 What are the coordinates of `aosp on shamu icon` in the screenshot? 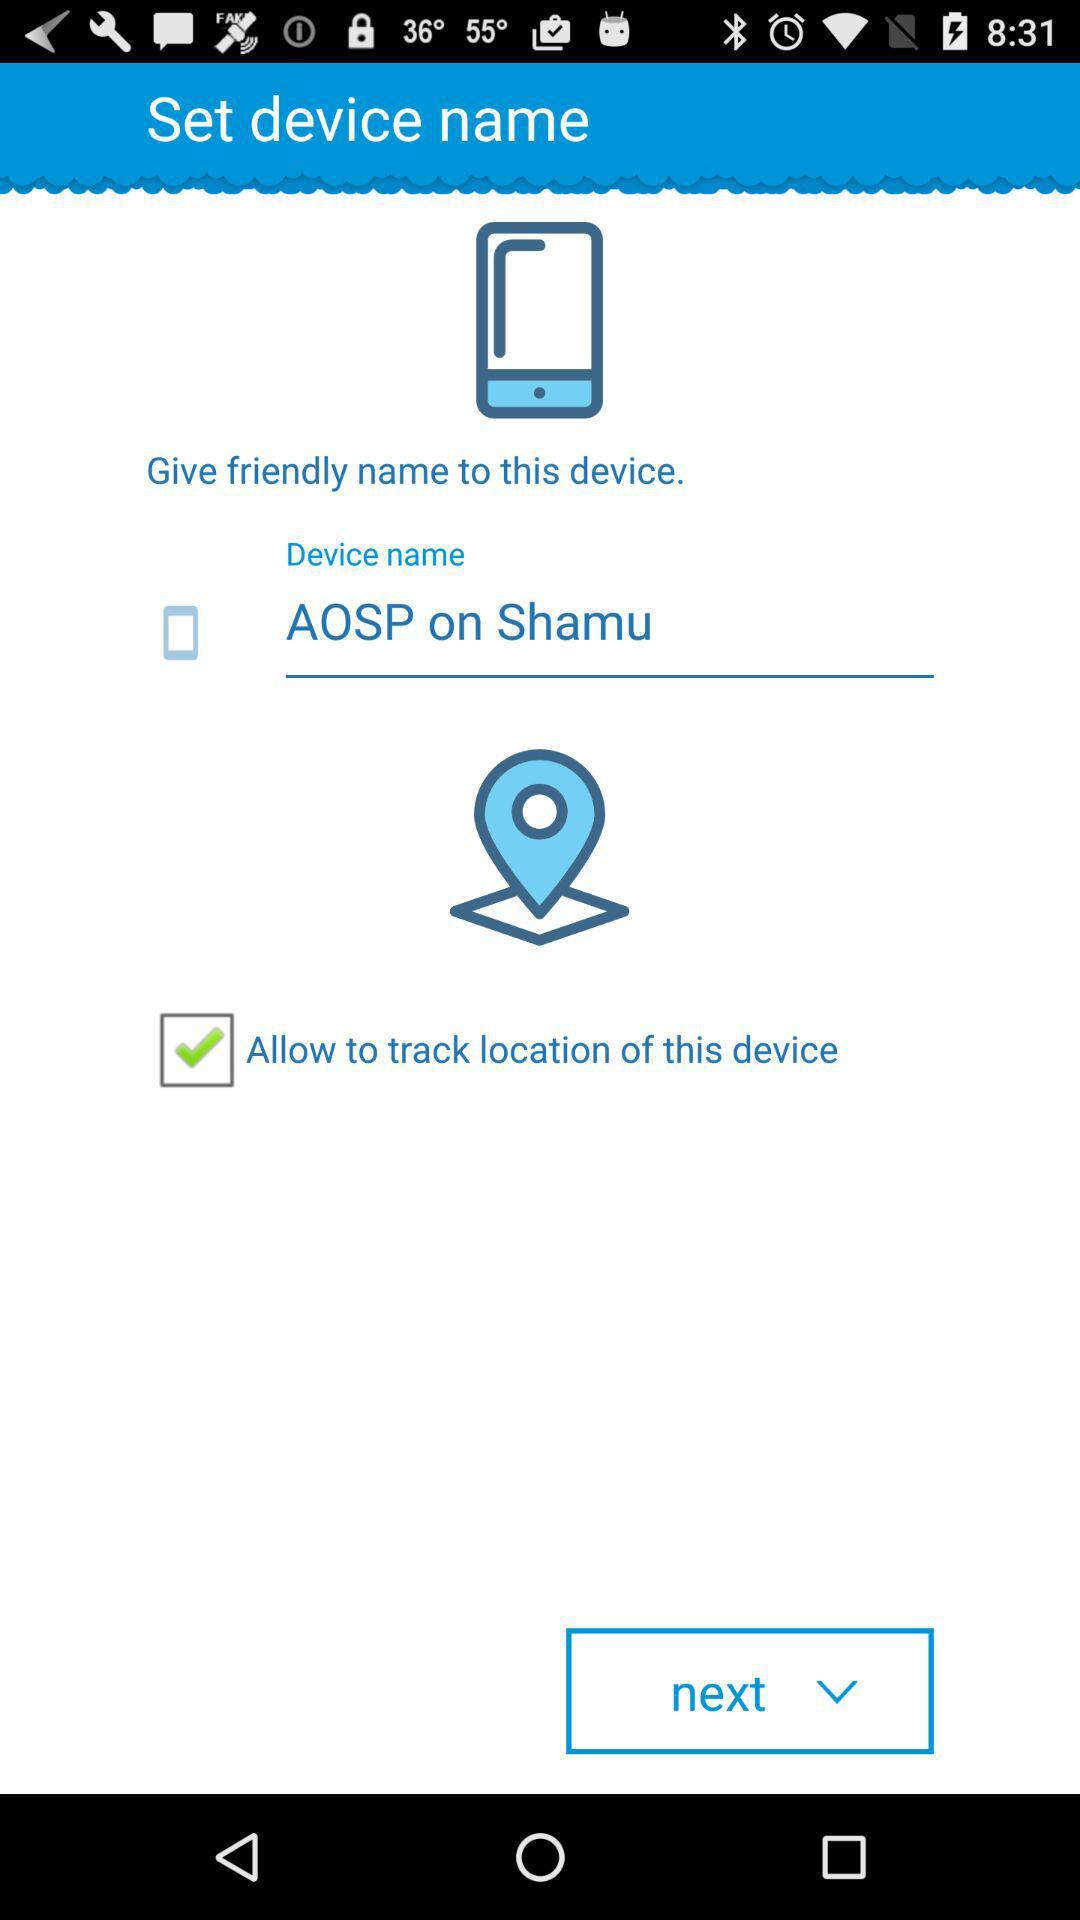 It's located at (540, 633).